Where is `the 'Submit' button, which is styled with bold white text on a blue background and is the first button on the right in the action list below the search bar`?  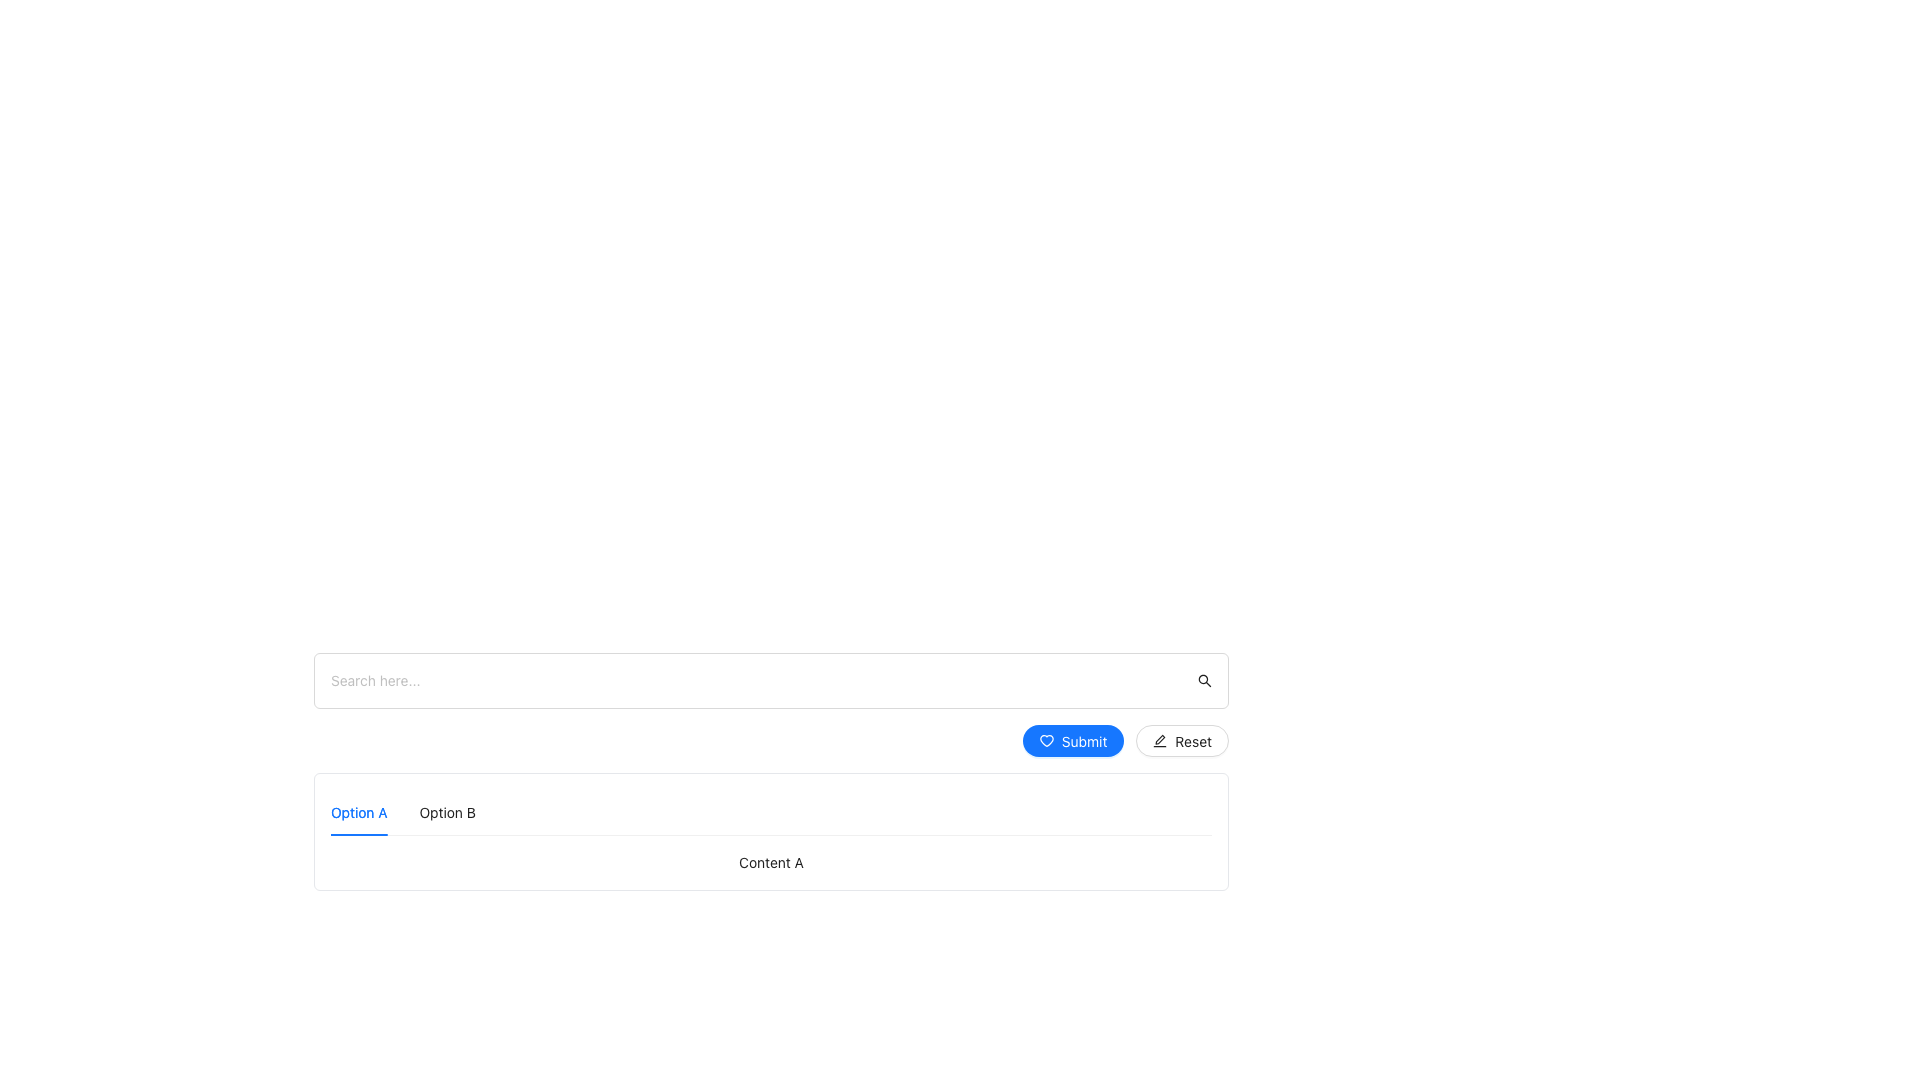
the 'Submit' button, which is styled with bold white text on a blue background and is the first button on the right in the action list below the search bar is located at coordinates (1083, 740).